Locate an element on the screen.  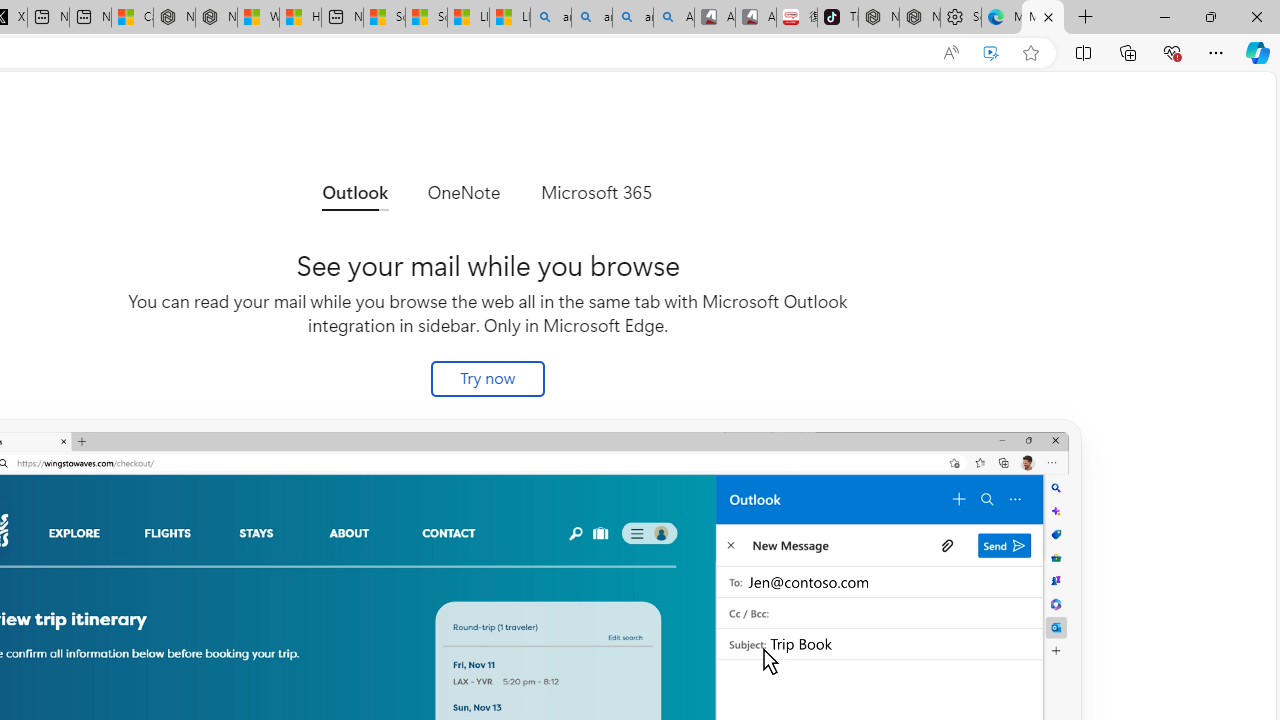
'Enhance video' is located at coordinates (991, 52).